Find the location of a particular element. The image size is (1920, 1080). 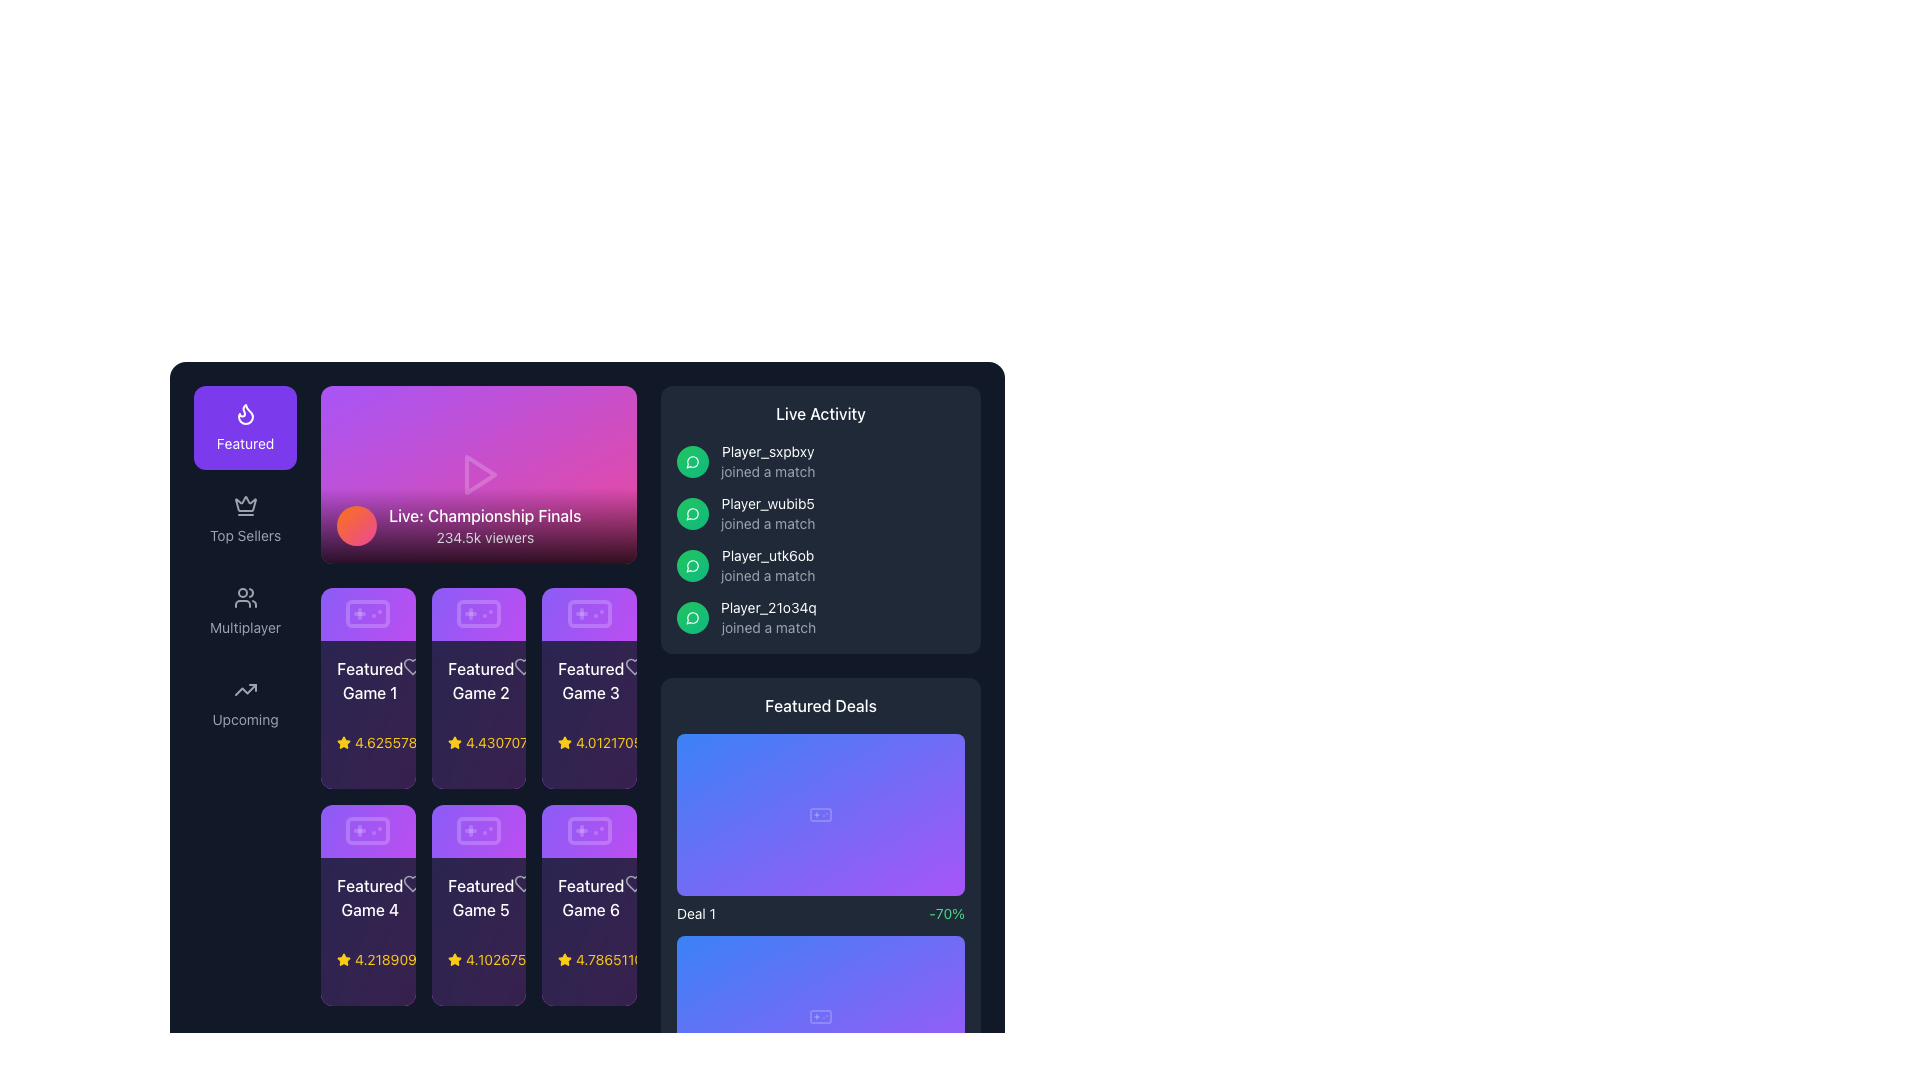

the static text label displaying 'Player_sxpbxy' in the 'Live Activity' section is located at coordinates (767, 451).